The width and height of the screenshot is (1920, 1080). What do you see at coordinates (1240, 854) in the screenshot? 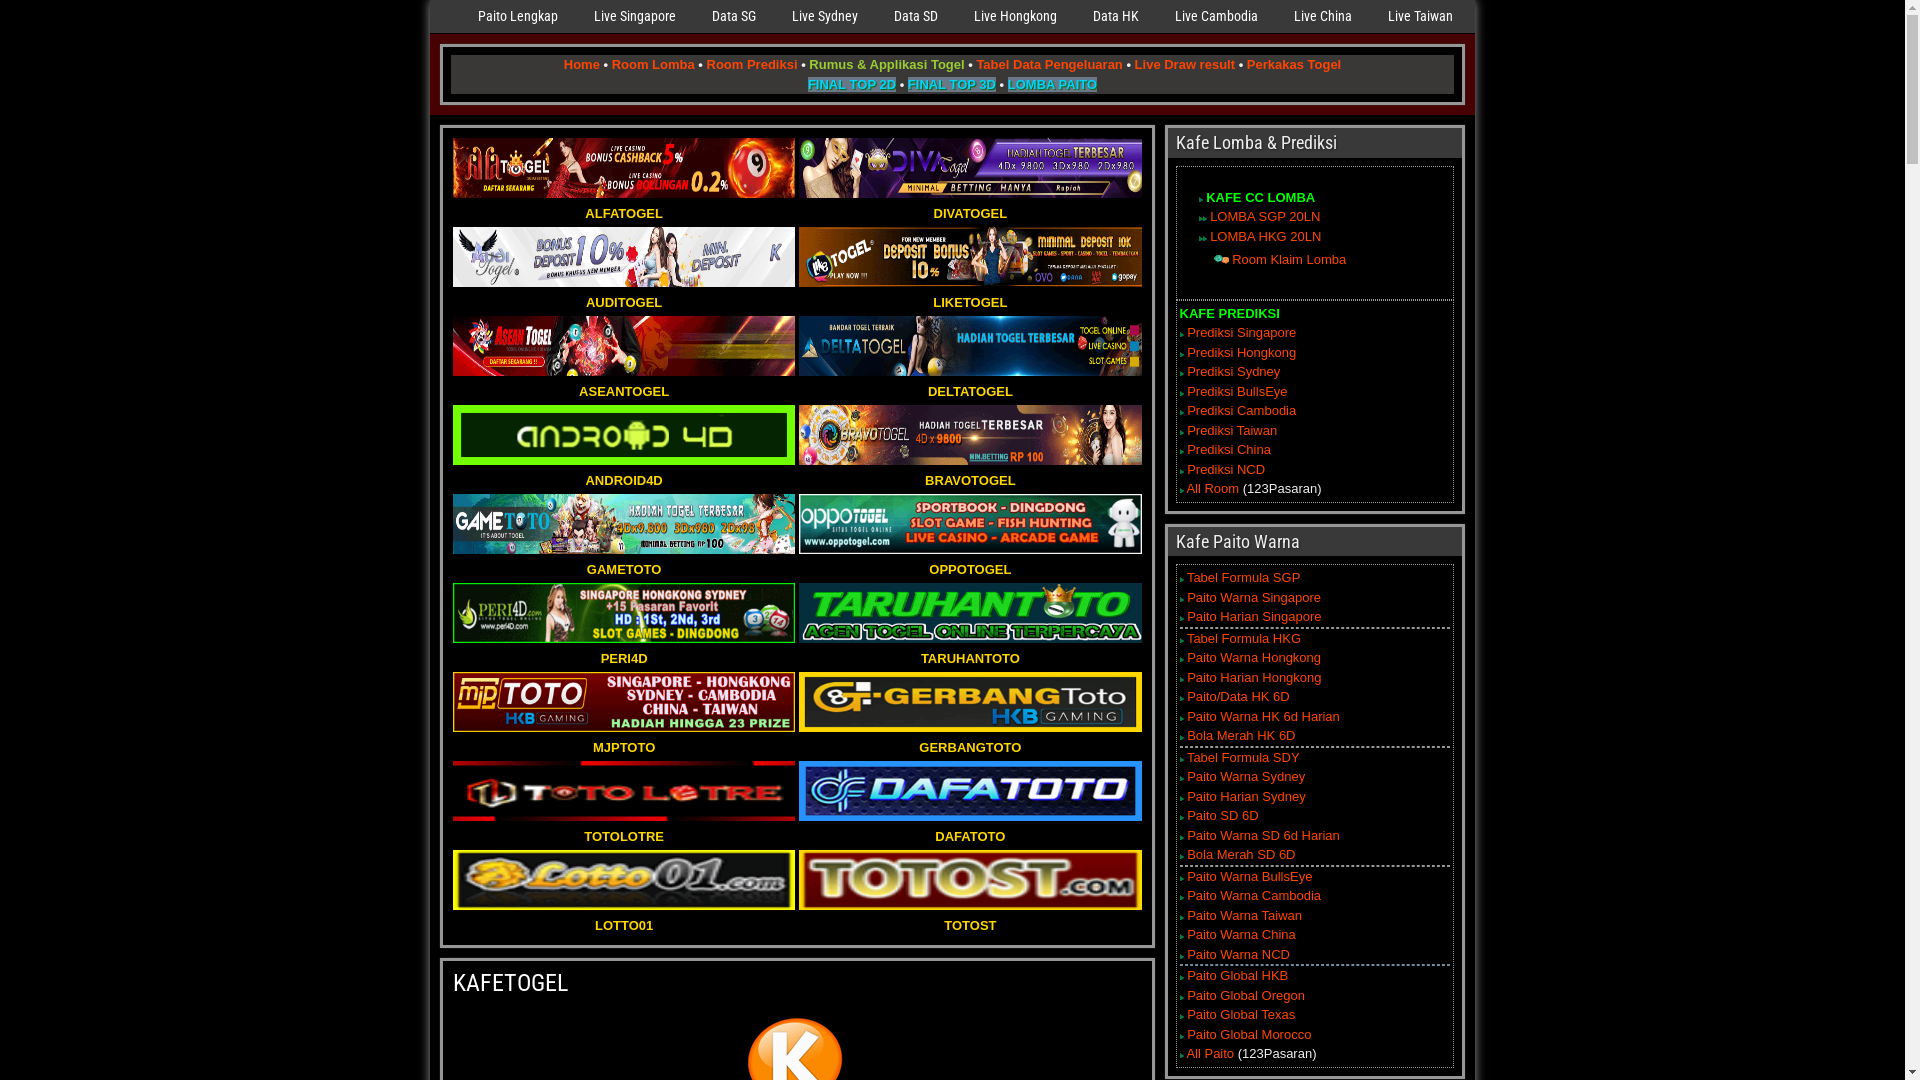
I see `'Bola Merah SD 6D'` at bounding box center [1240, 854].